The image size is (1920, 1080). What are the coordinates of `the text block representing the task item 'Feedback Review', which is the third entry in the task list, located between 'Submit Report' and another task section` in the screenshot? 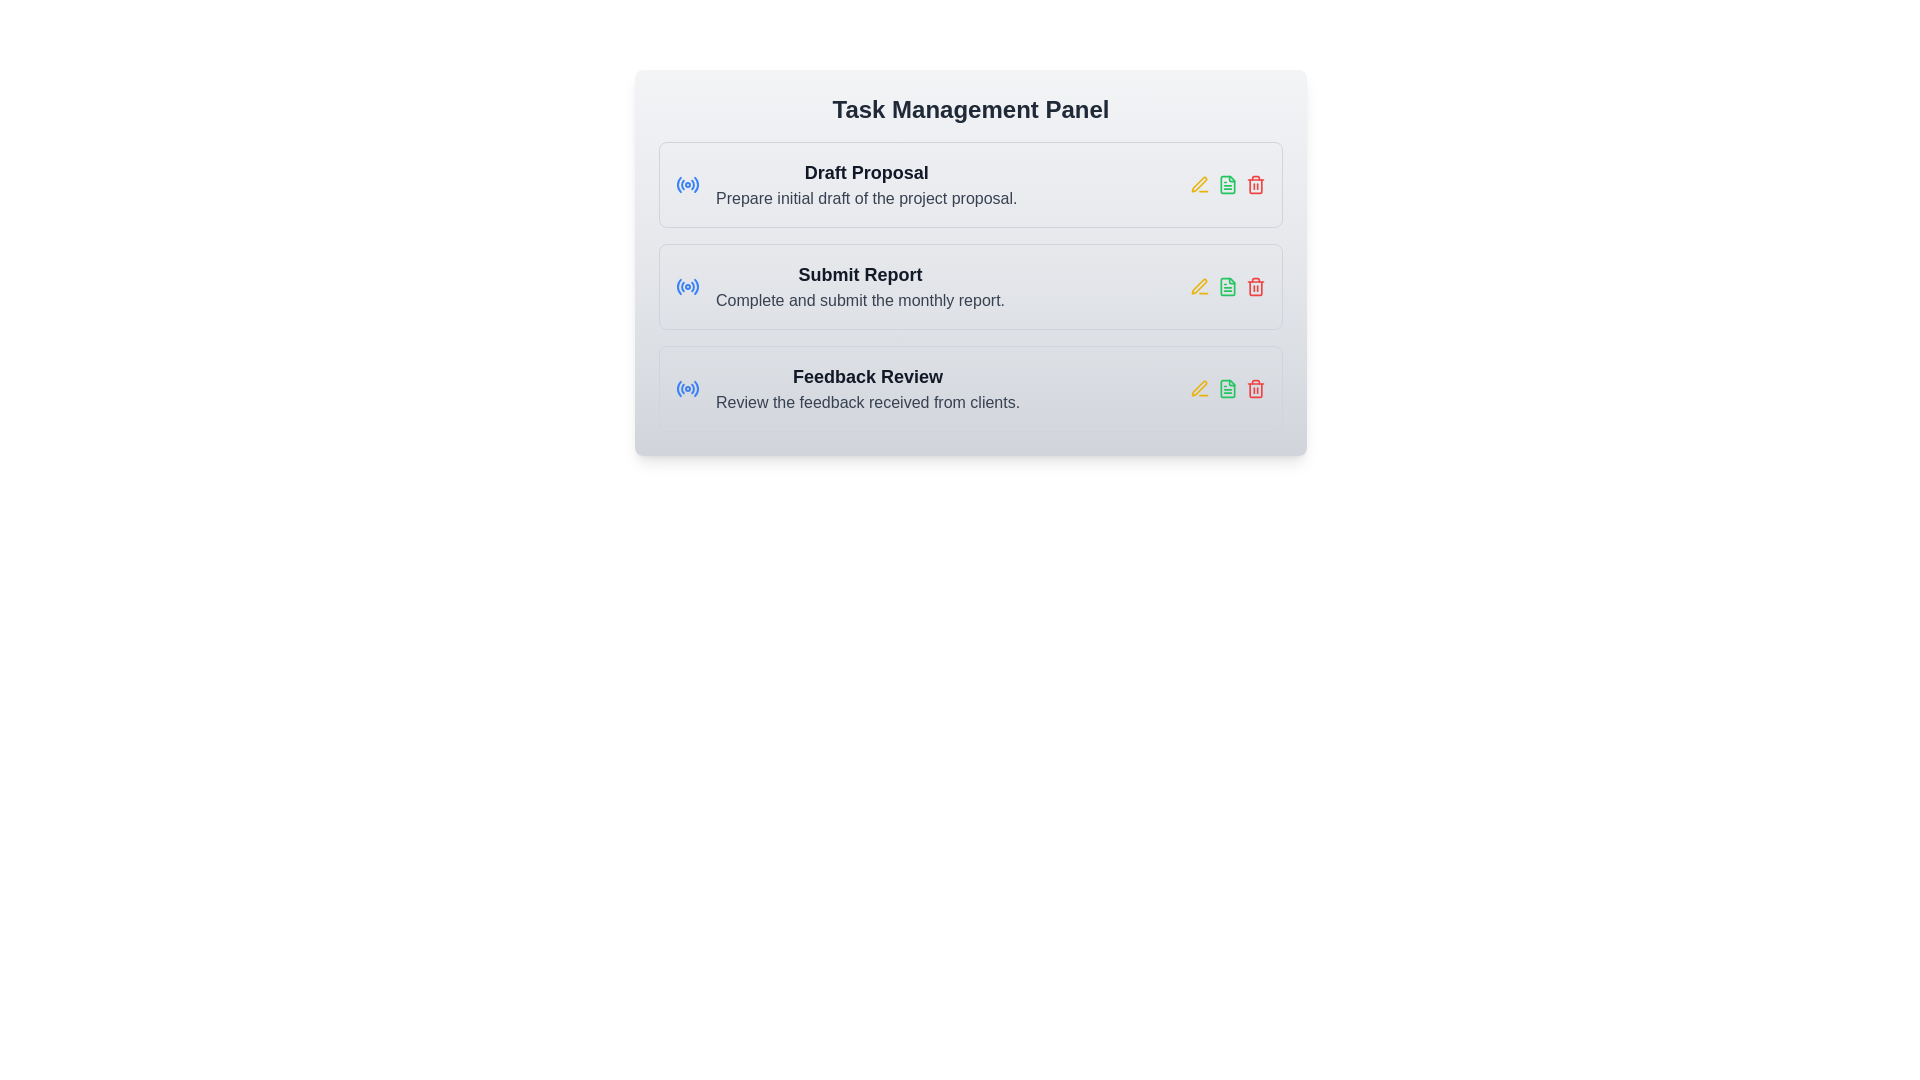 It's located at (848, 389).